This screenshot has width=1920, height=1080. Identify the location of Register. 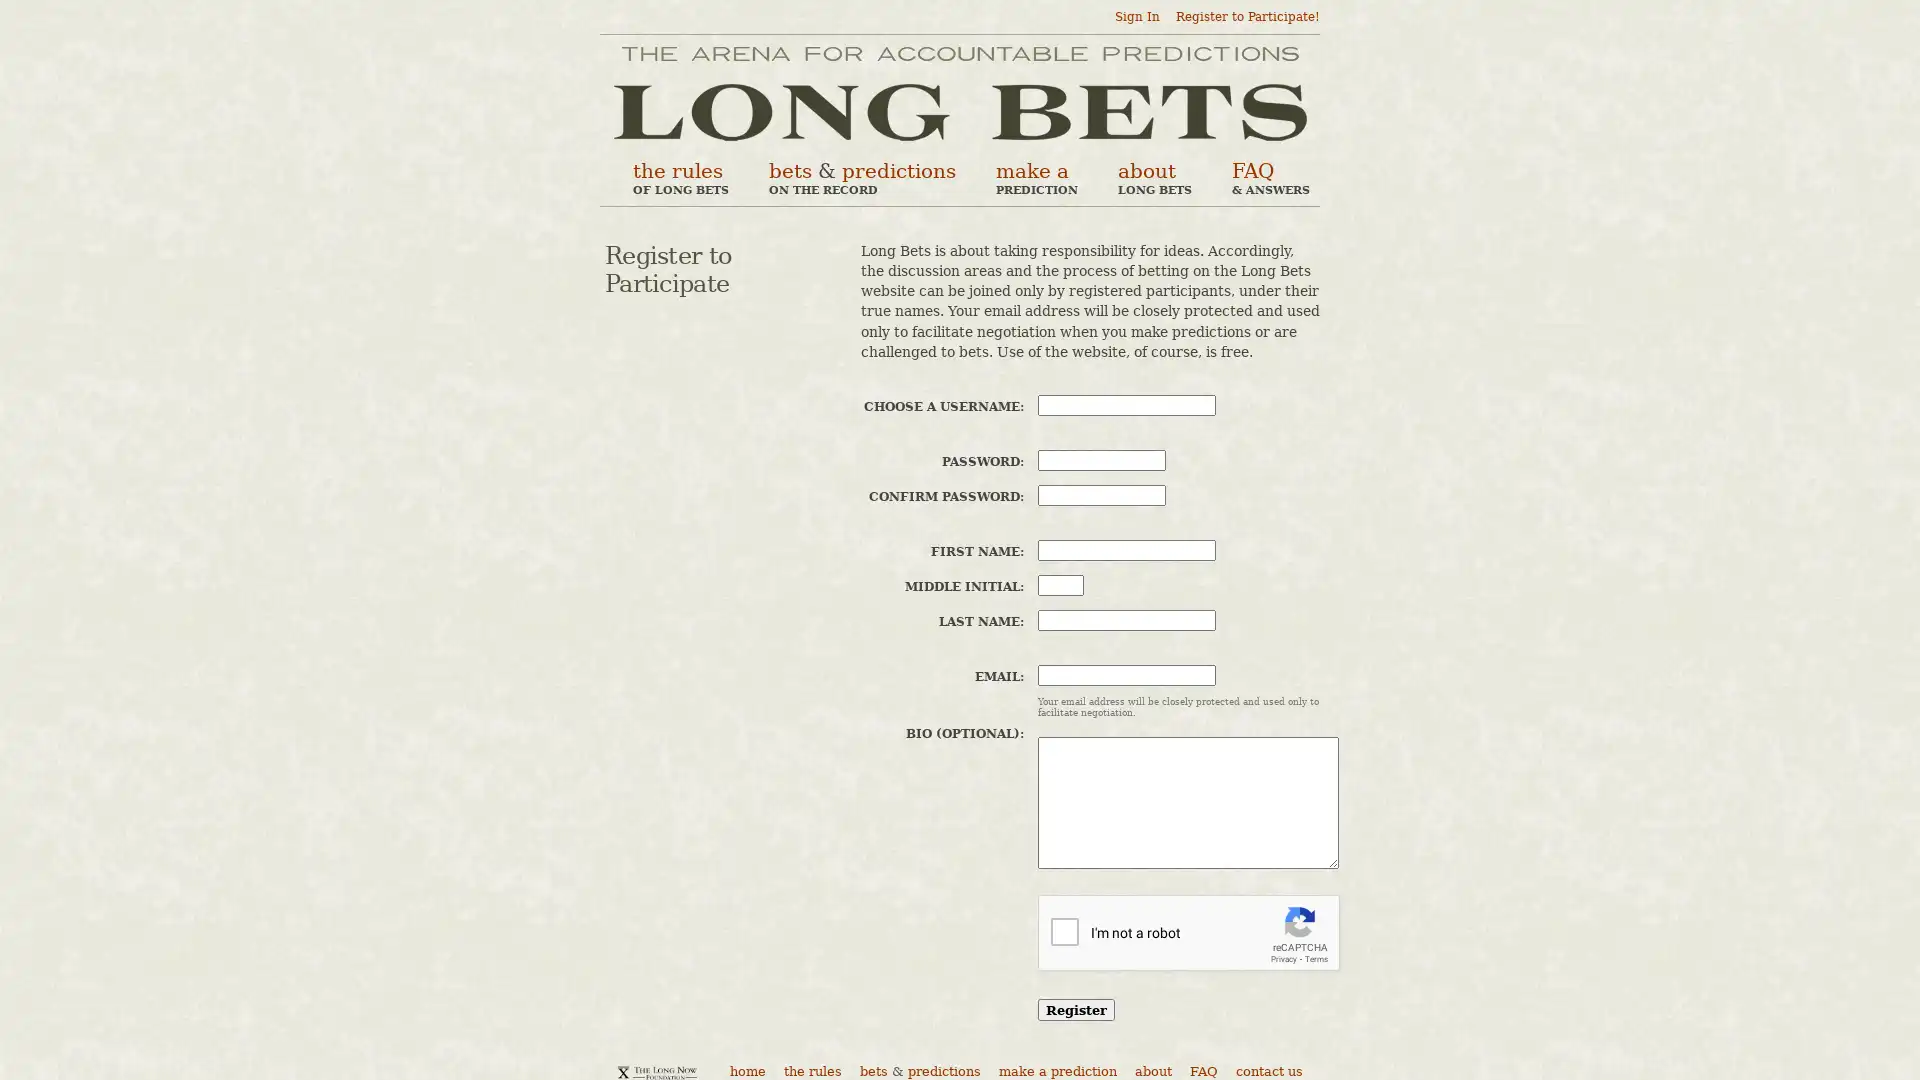
(1075, 1010).